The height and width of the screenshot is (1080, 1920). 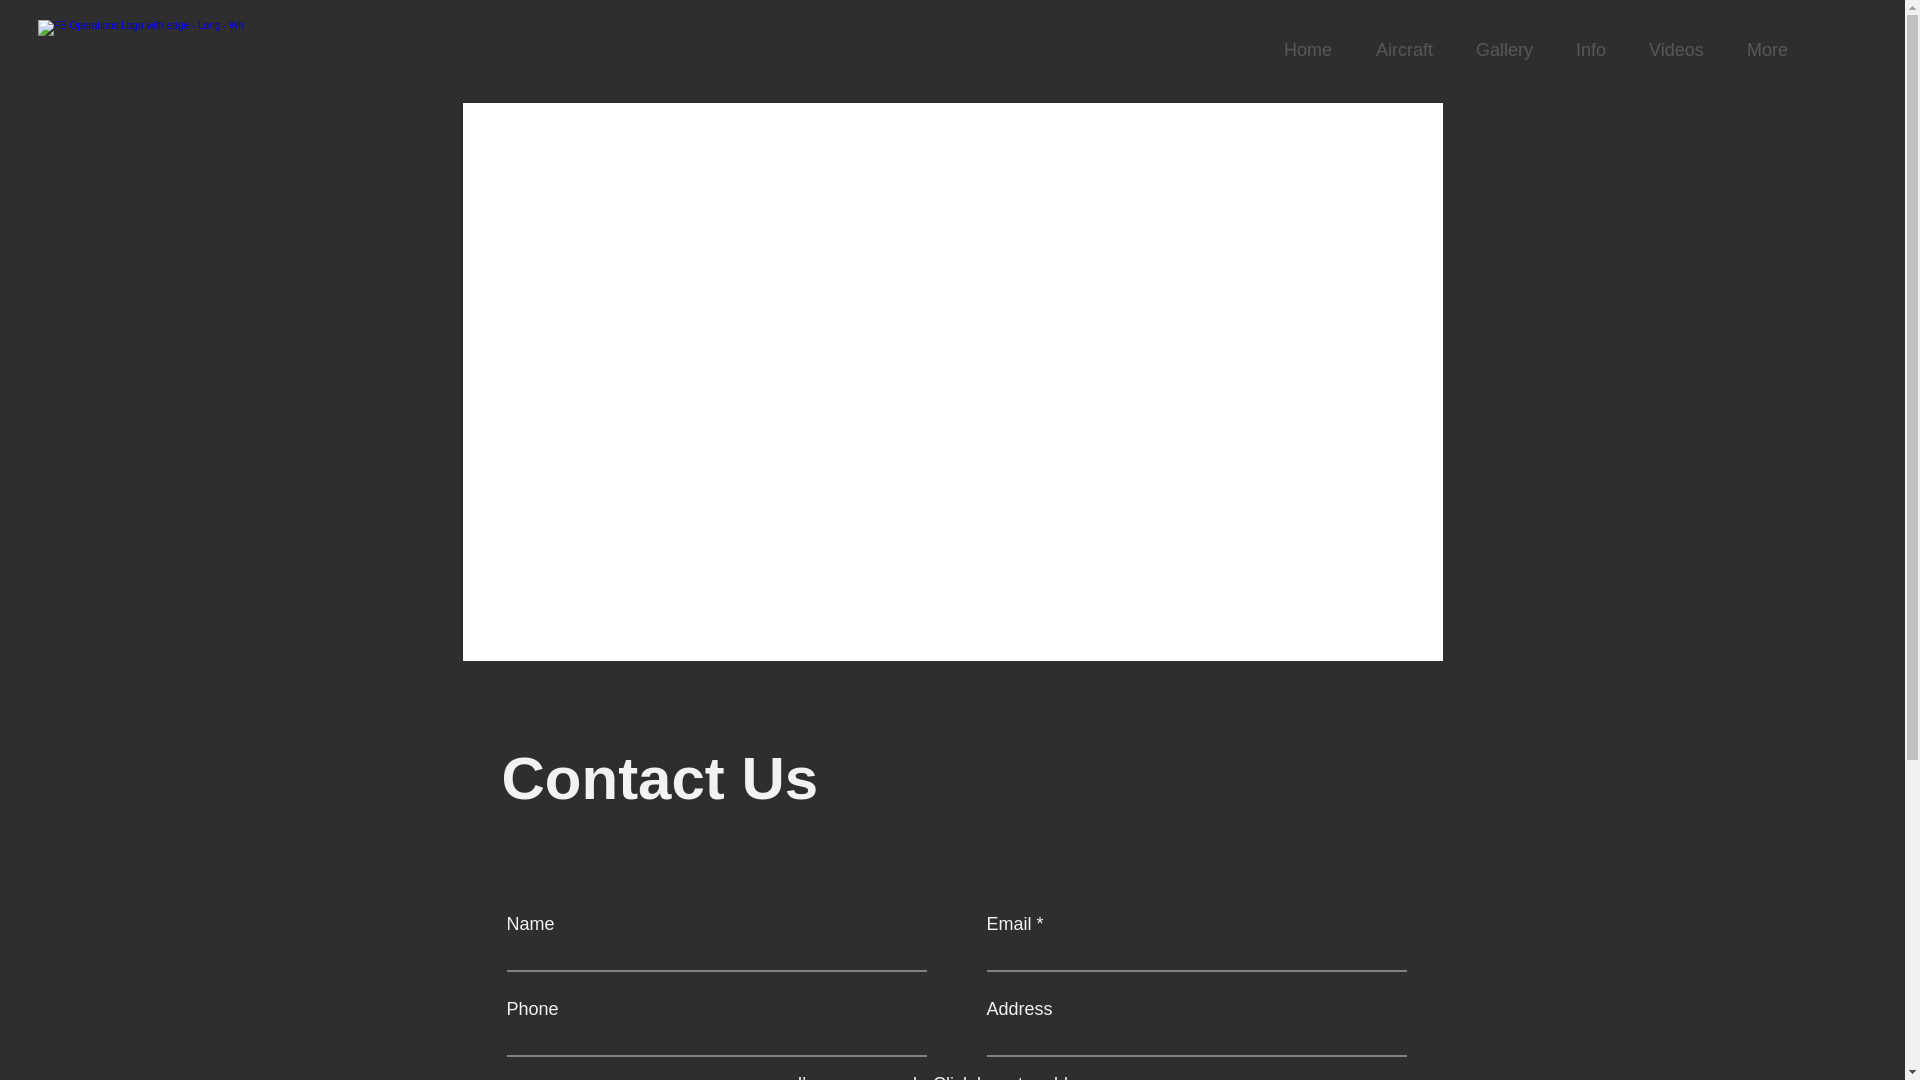 What do you see at coordinates (1460, 49) in the screenshot?
I see `'Gallery'` at bounding box center [1460, 49].